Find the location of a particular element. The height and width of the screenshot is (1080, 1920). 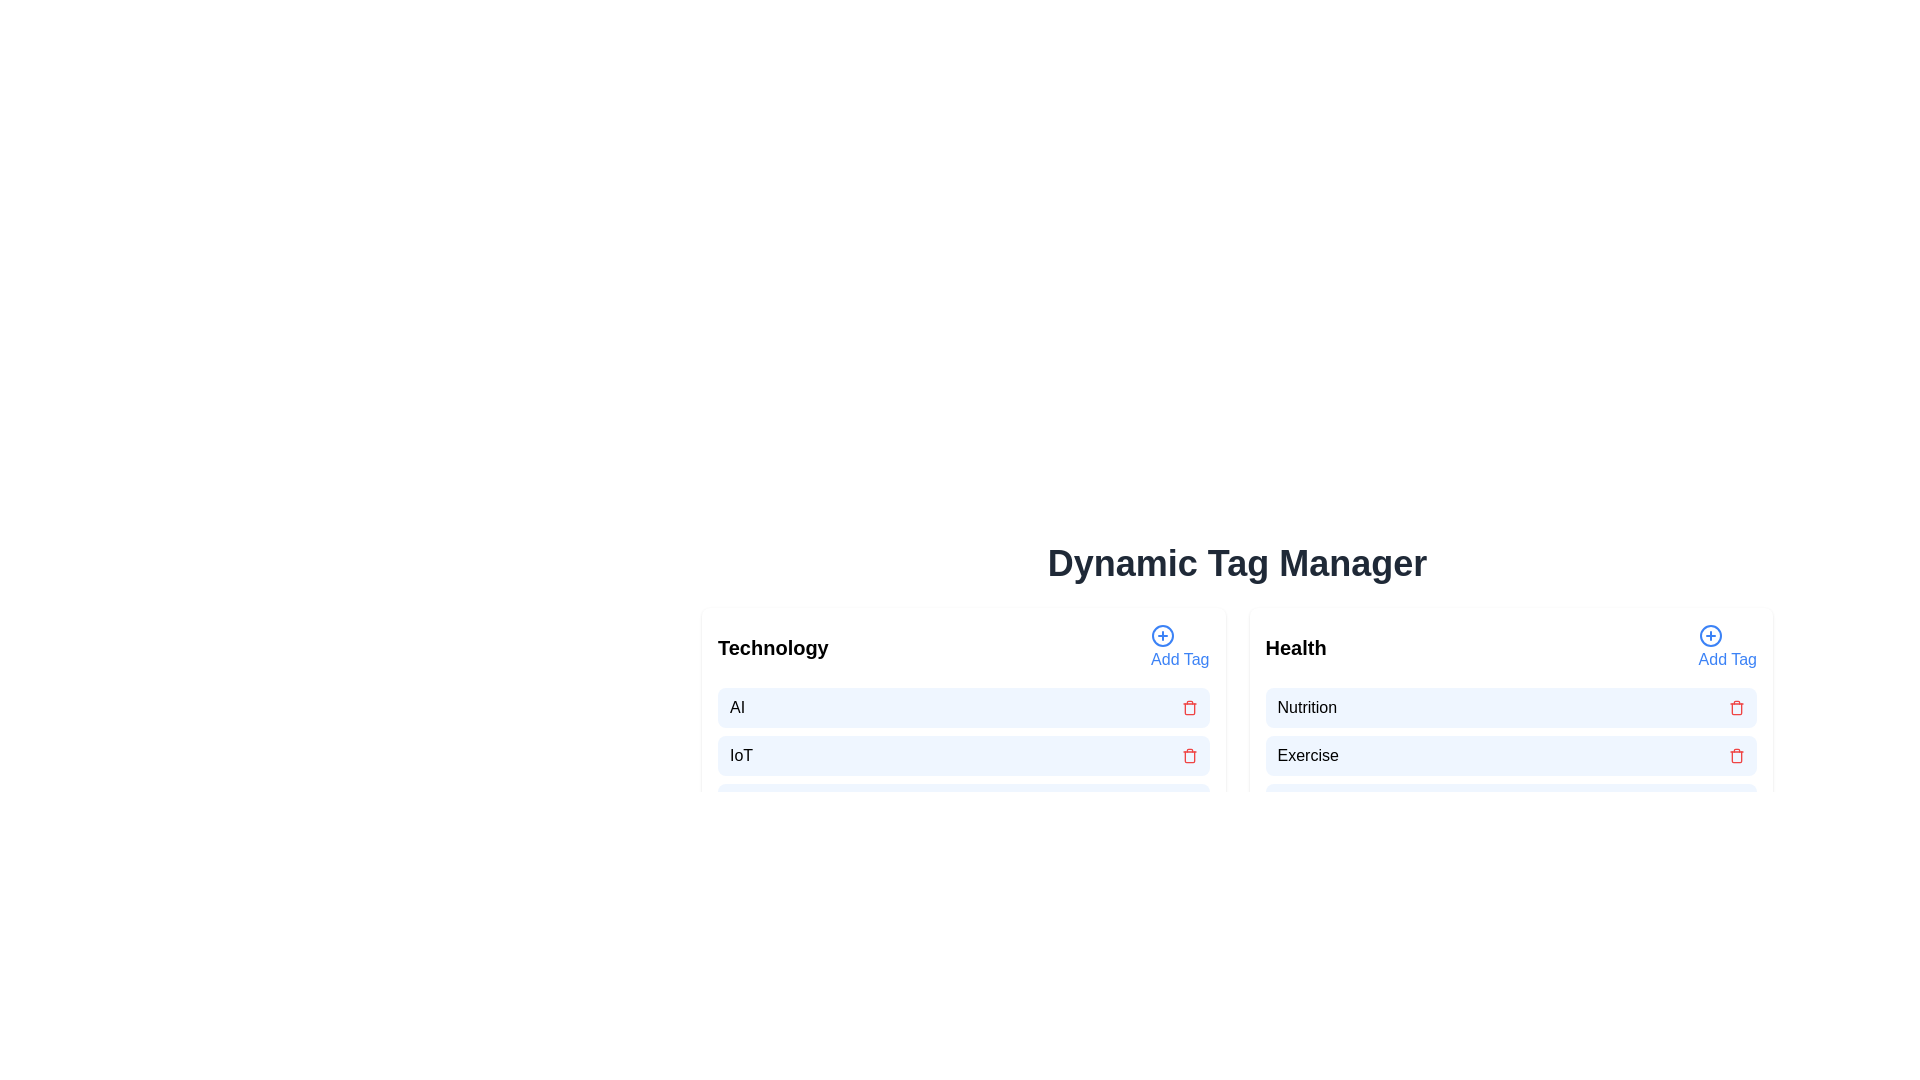

the delete button located at the right end of the 'Exercise' row in the 'Health' category section is located at coordinates (1736, 756).